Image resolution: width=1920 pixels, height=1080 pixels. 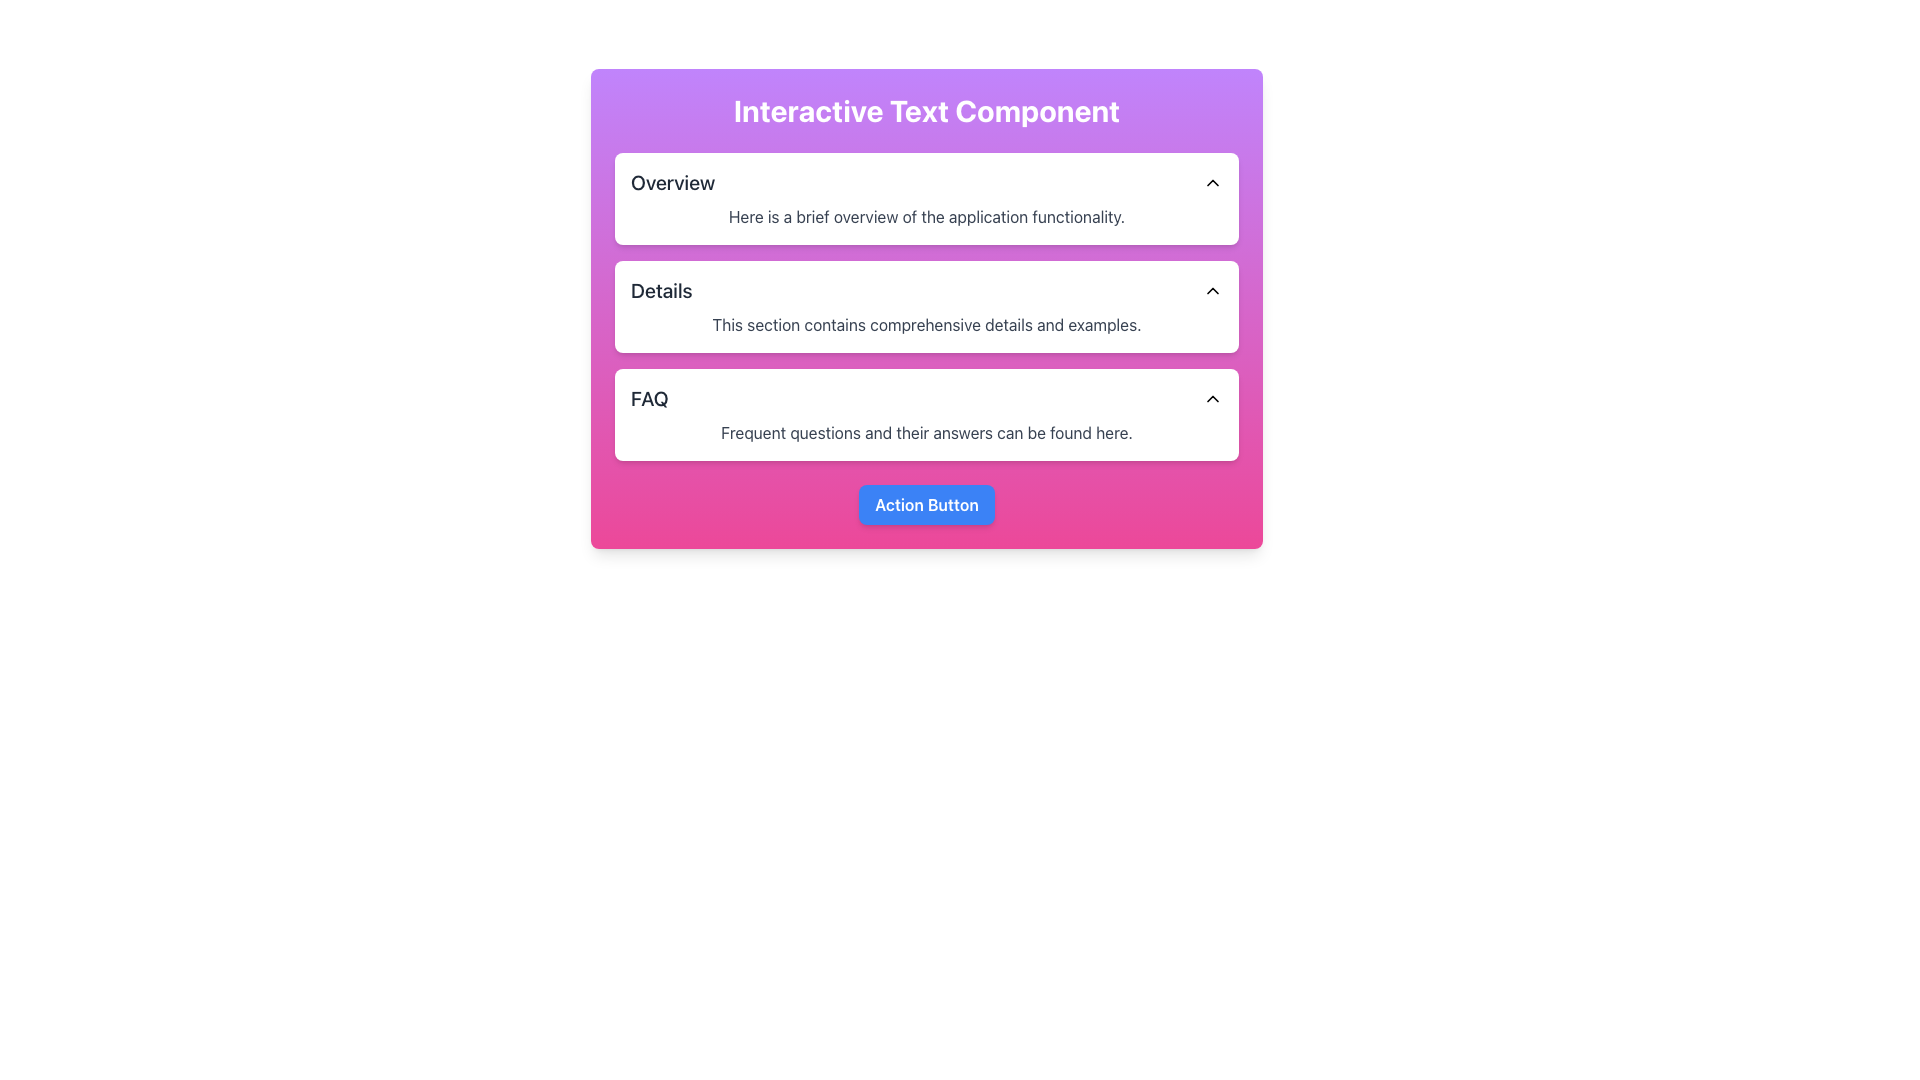 I want to click on the second subsection of the accordion section, so click(x=925, y=307).